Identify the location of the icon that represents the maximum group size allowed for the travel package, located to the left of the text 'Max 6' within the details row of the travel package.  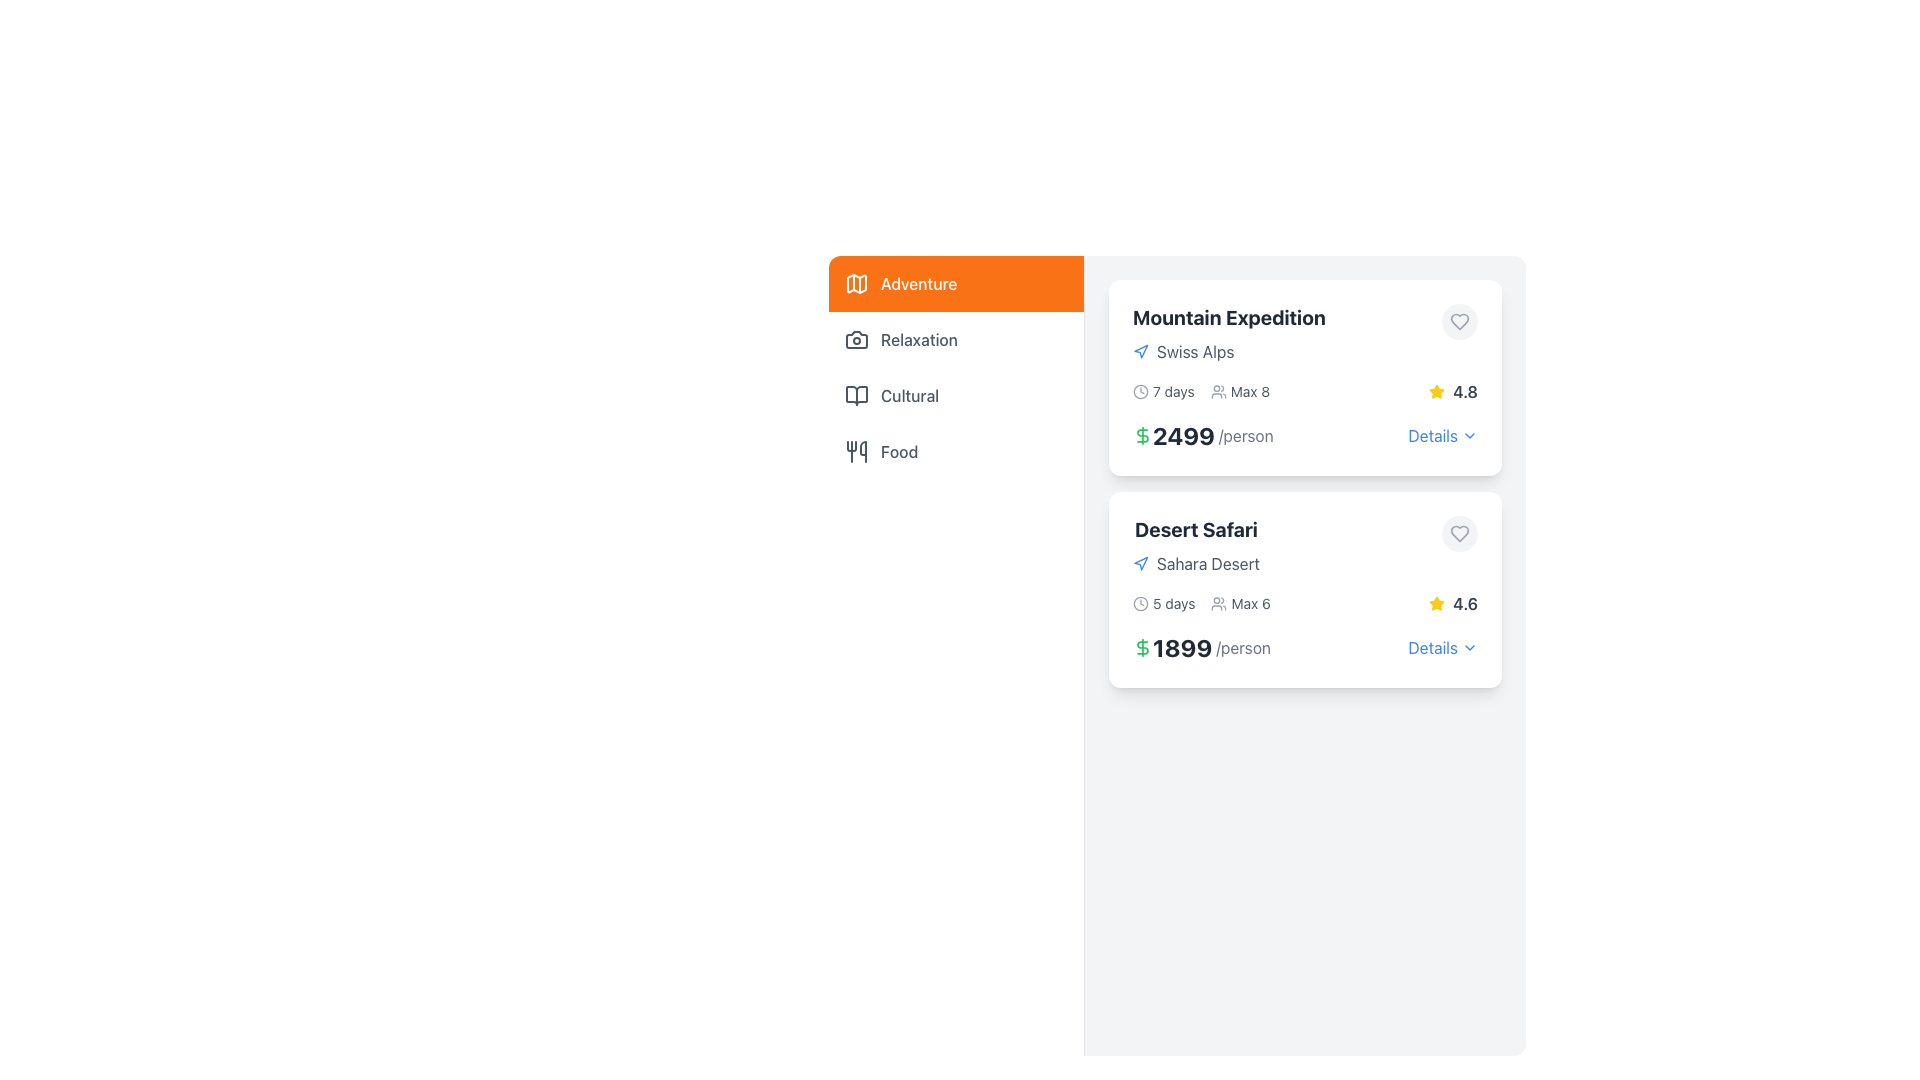
(1218, 603).